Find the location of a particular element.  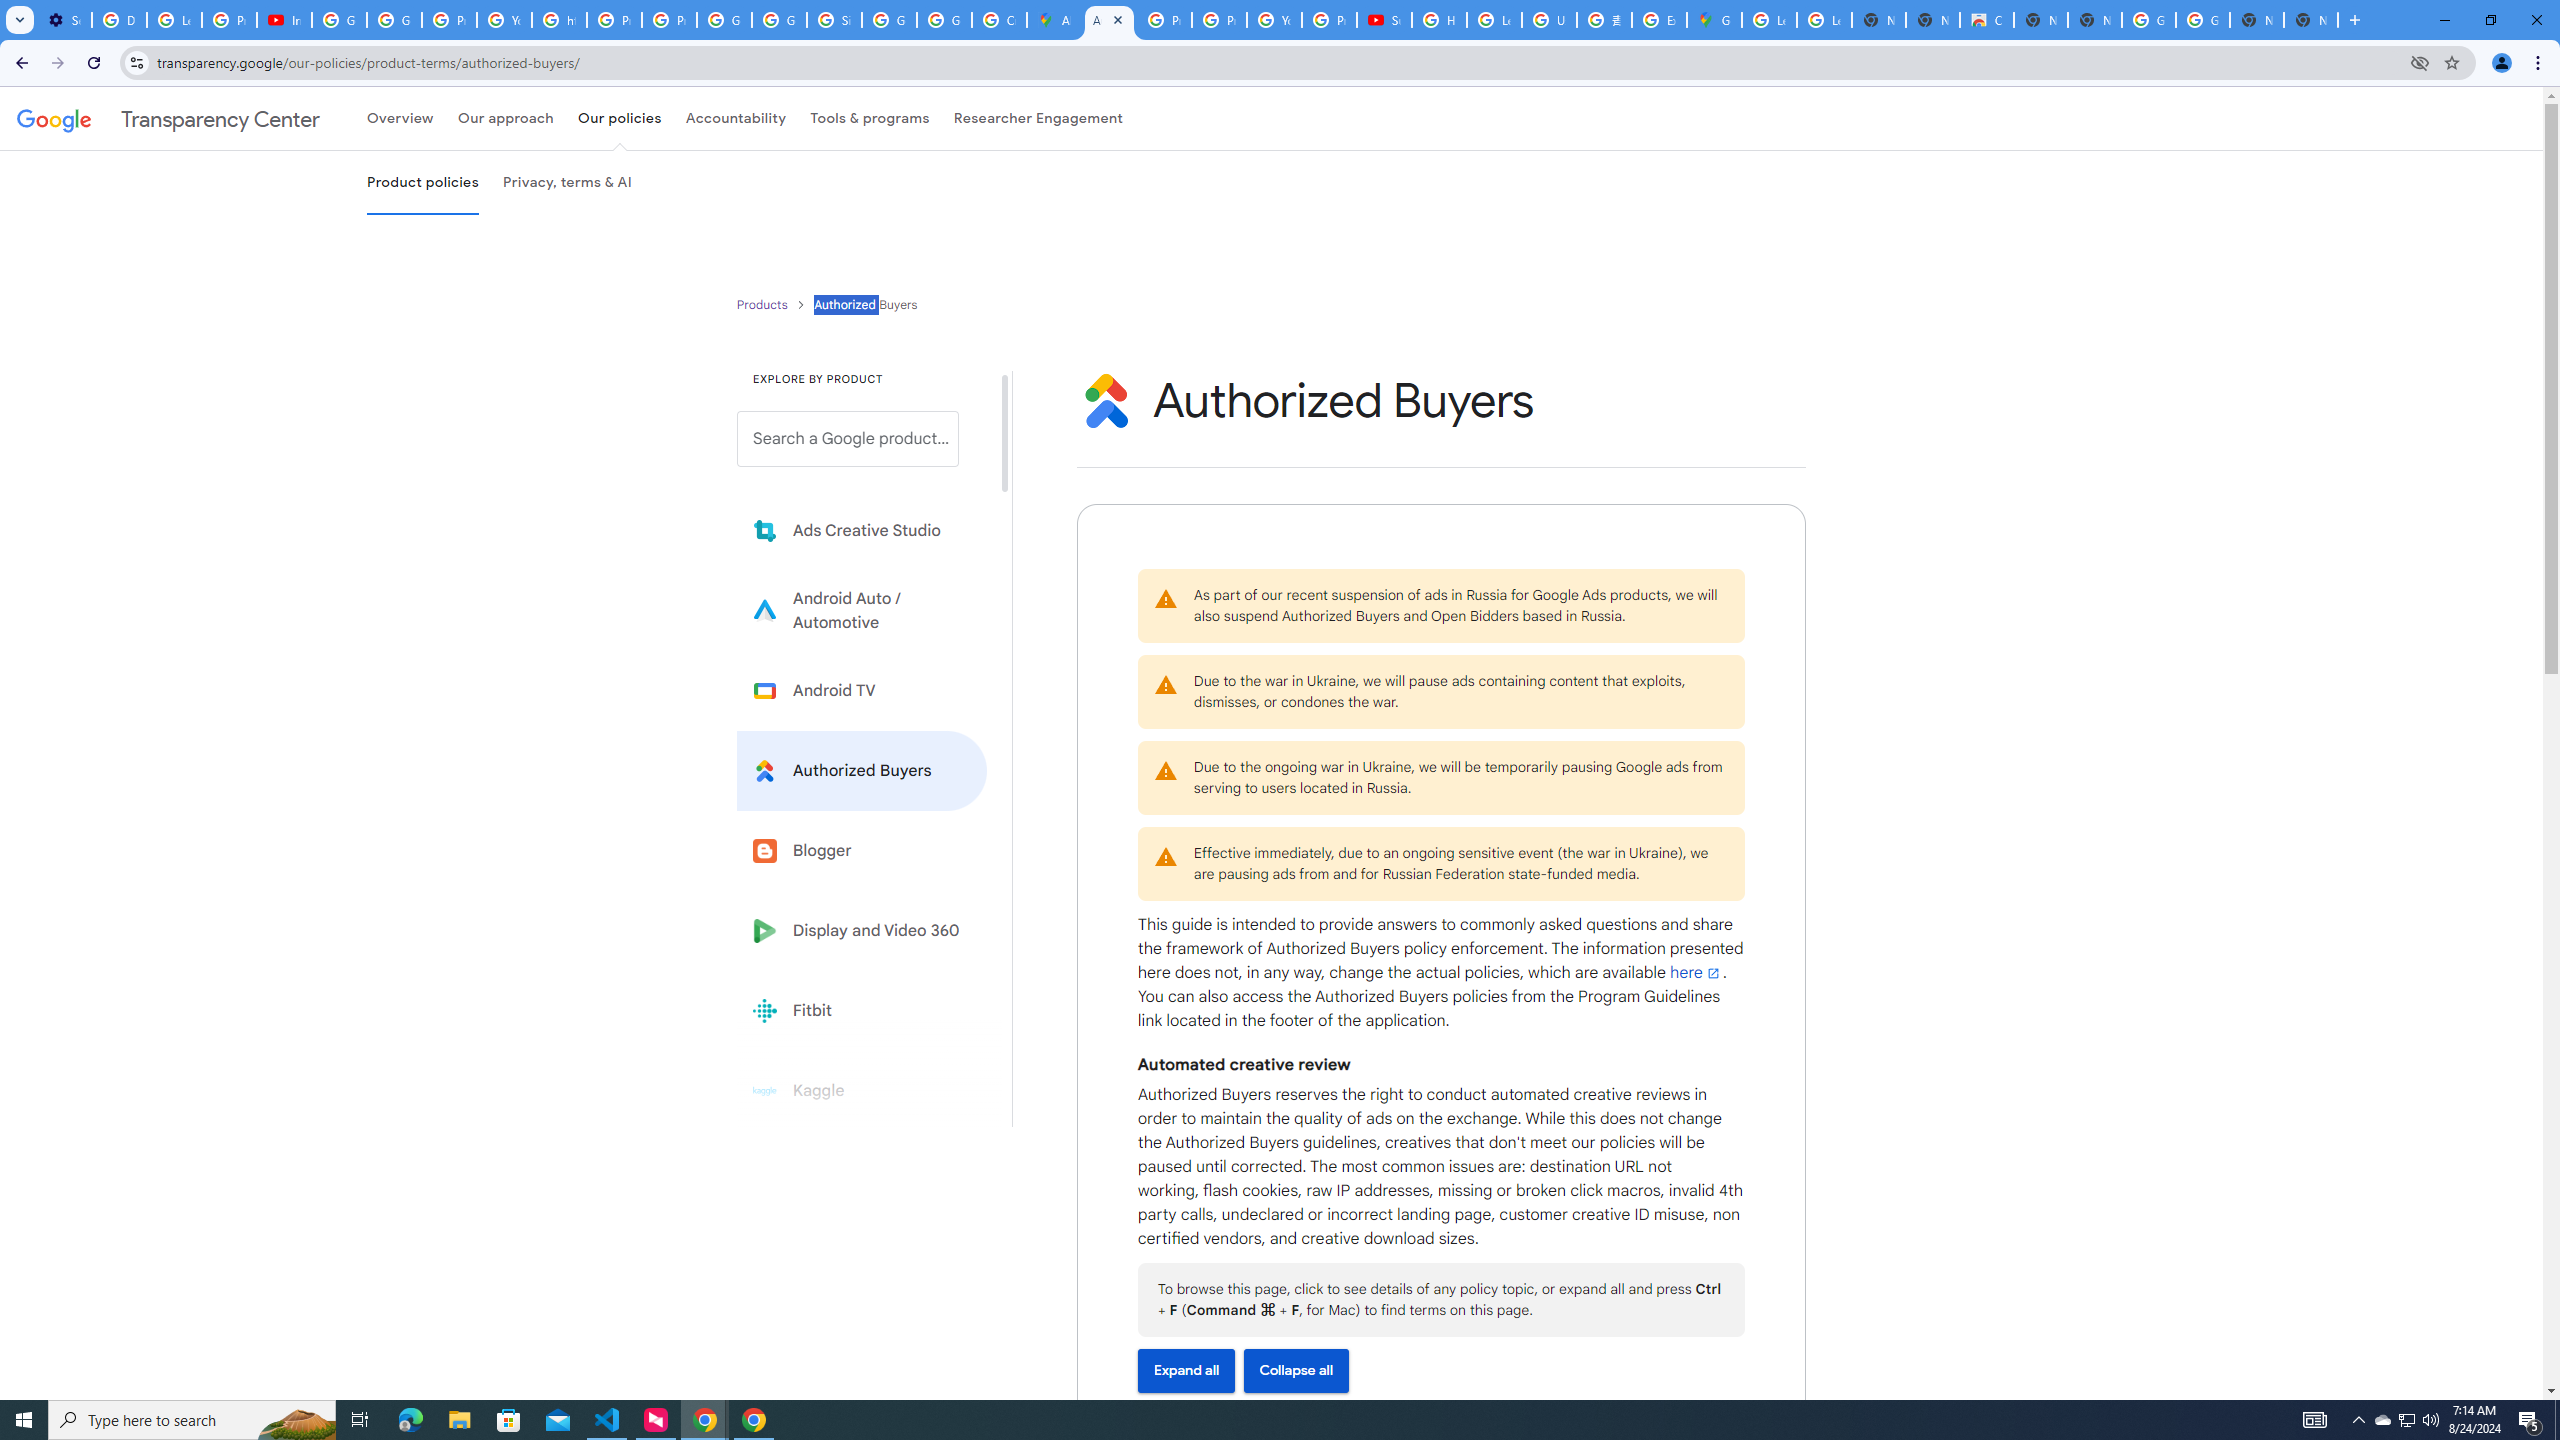

'Our policies' is located at coordinates (619, 118).